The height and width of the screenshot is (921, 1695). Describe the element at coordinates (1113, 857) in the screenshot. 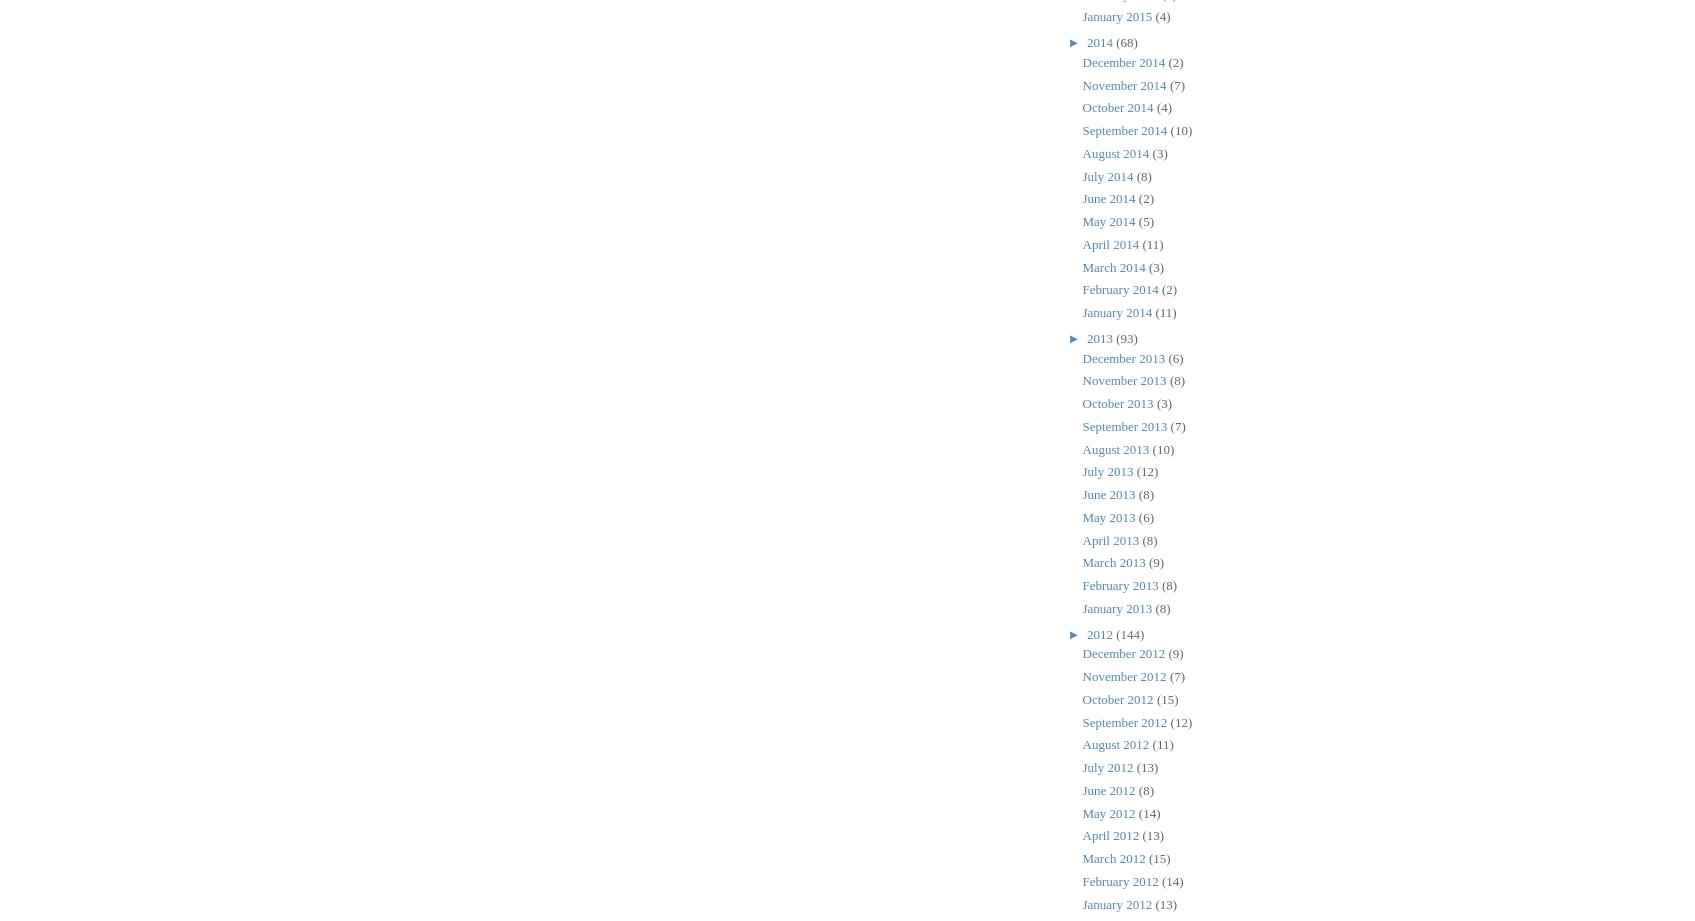

I see `'March 2012'` at that location.